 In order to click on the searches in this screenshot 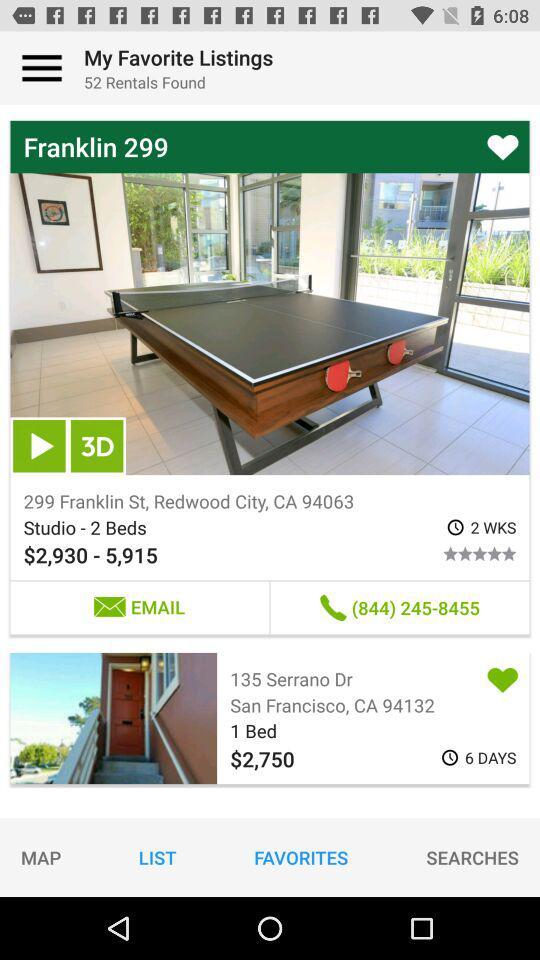, I will do `click(472, 856)`.